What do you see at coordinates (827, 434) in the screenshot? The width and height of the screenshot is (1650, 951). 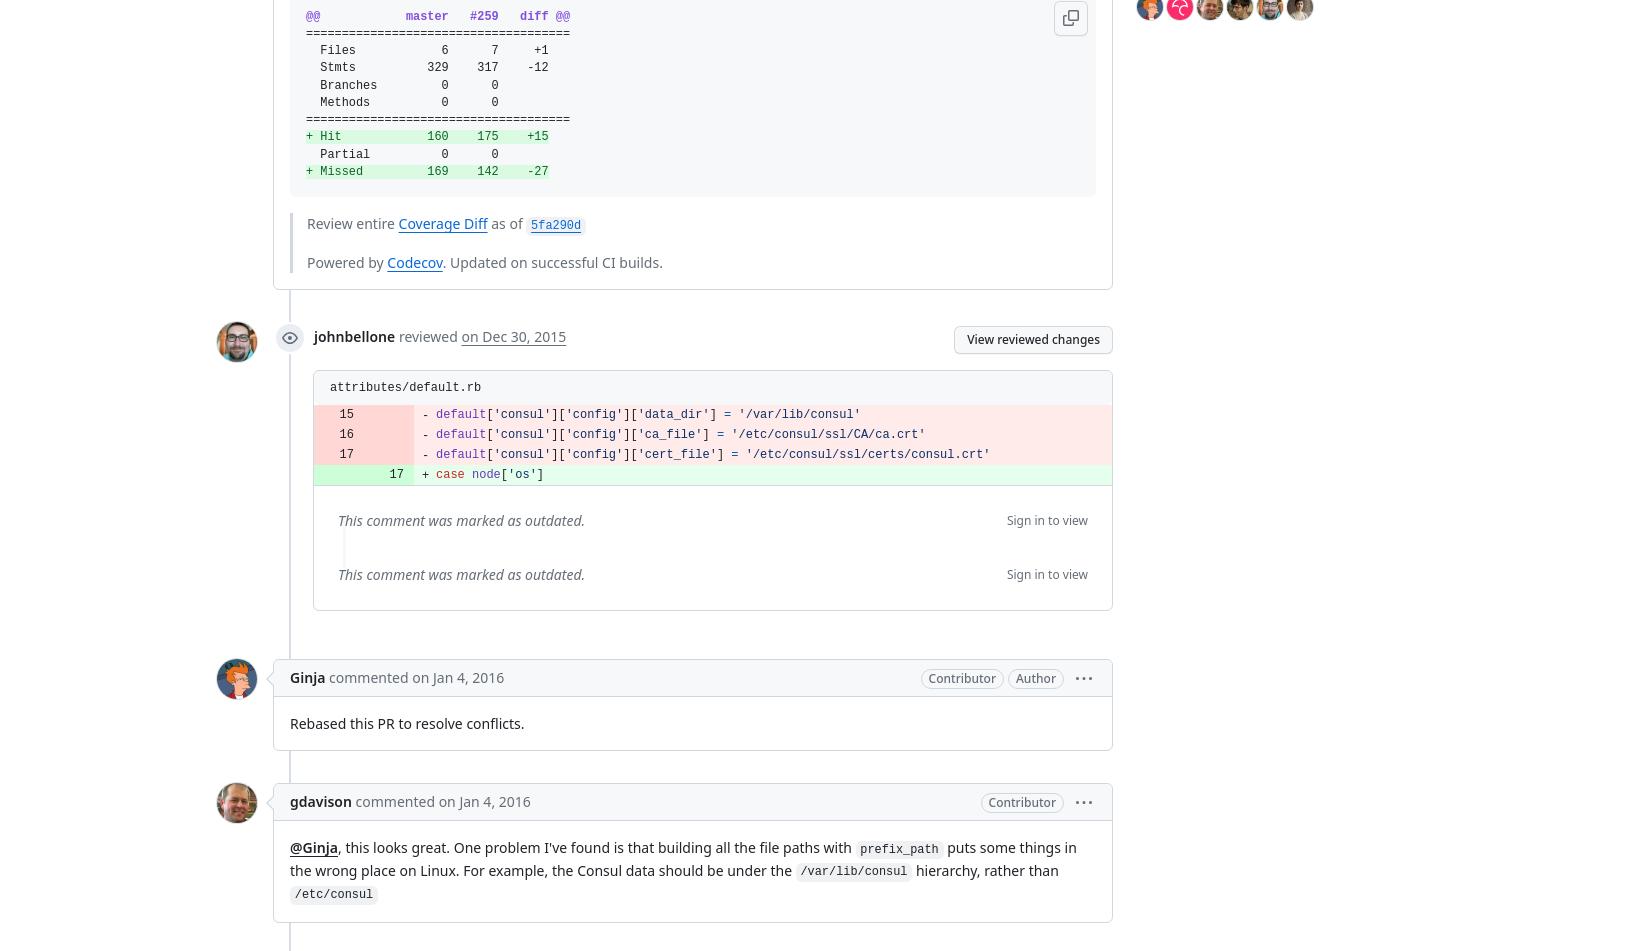 I see `''/etc/consul/ssl/CA/ca.crt''` at bounding box center [827, 434].